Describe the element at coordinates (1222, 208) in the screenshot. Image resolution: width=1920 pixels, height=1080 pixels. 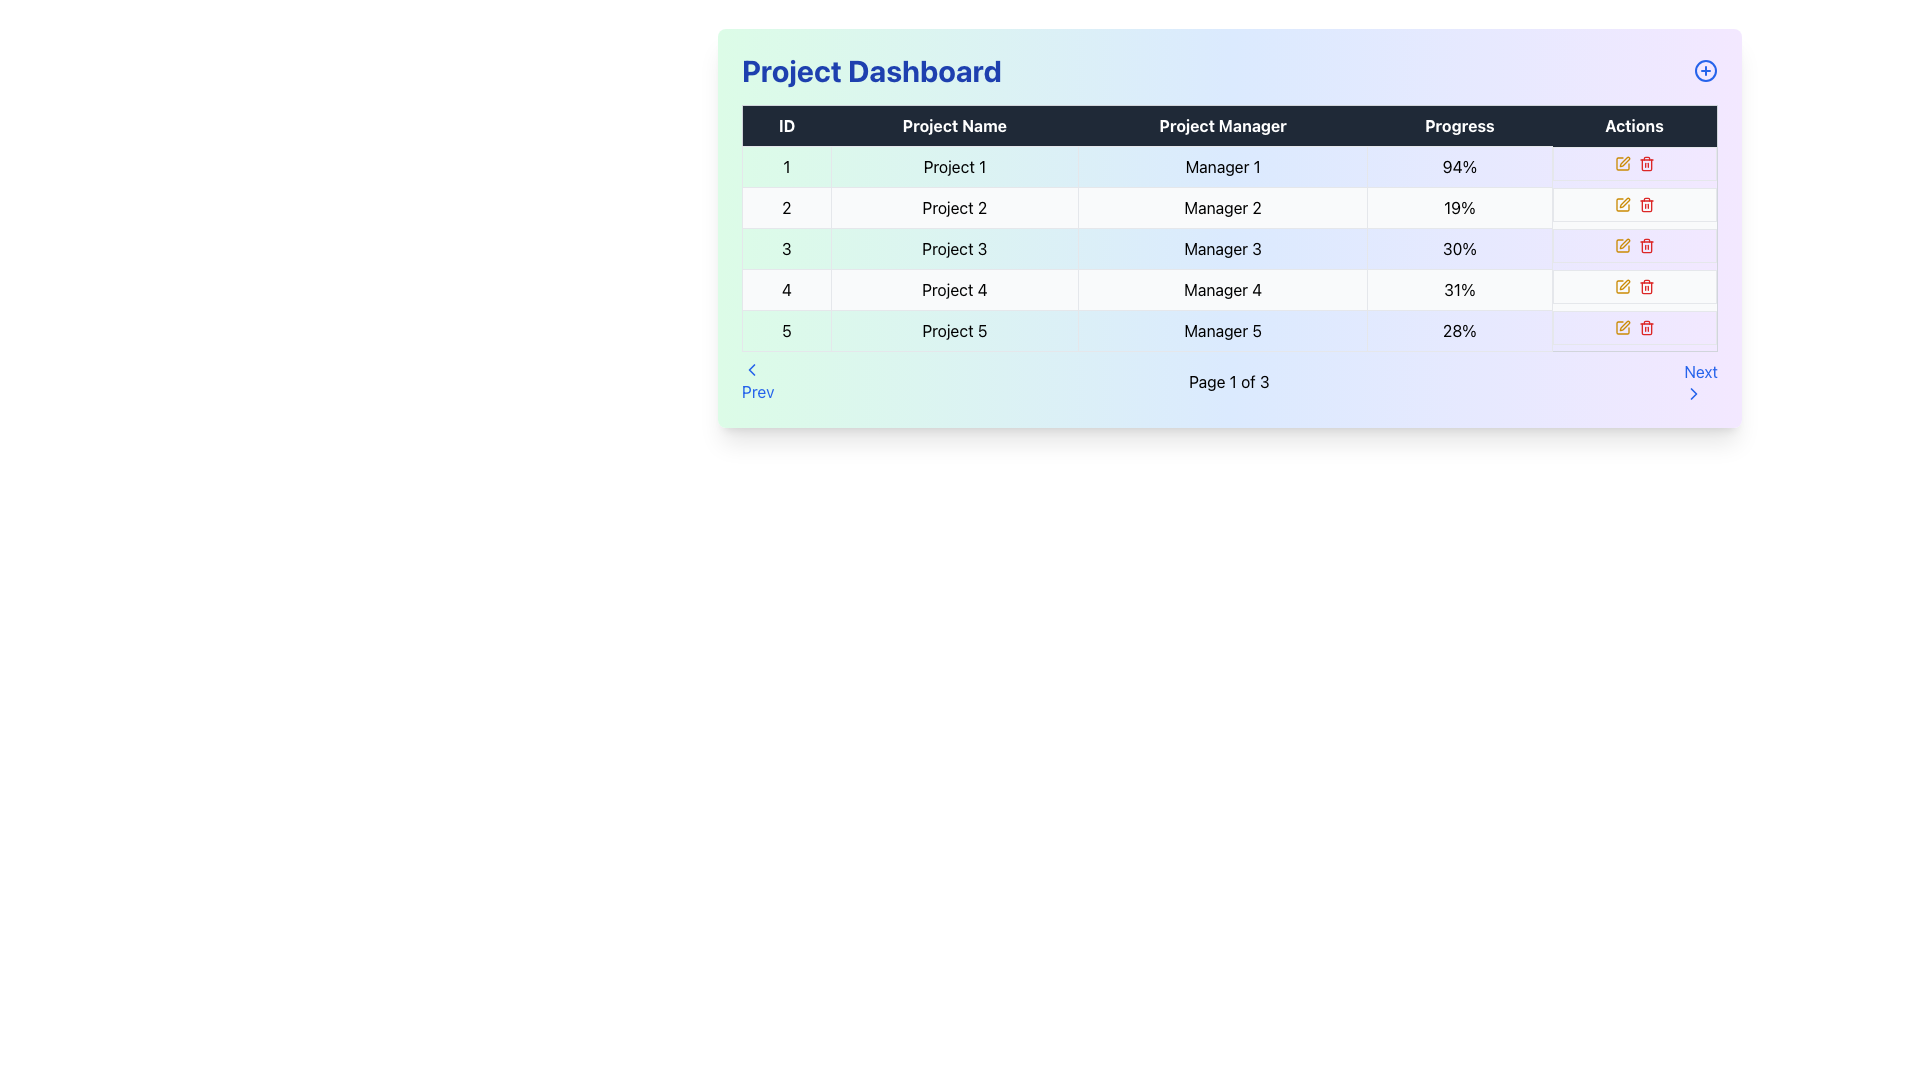
I see `the Text label displaying the name of the project manager in the third column of the second row of the data table` at that location.